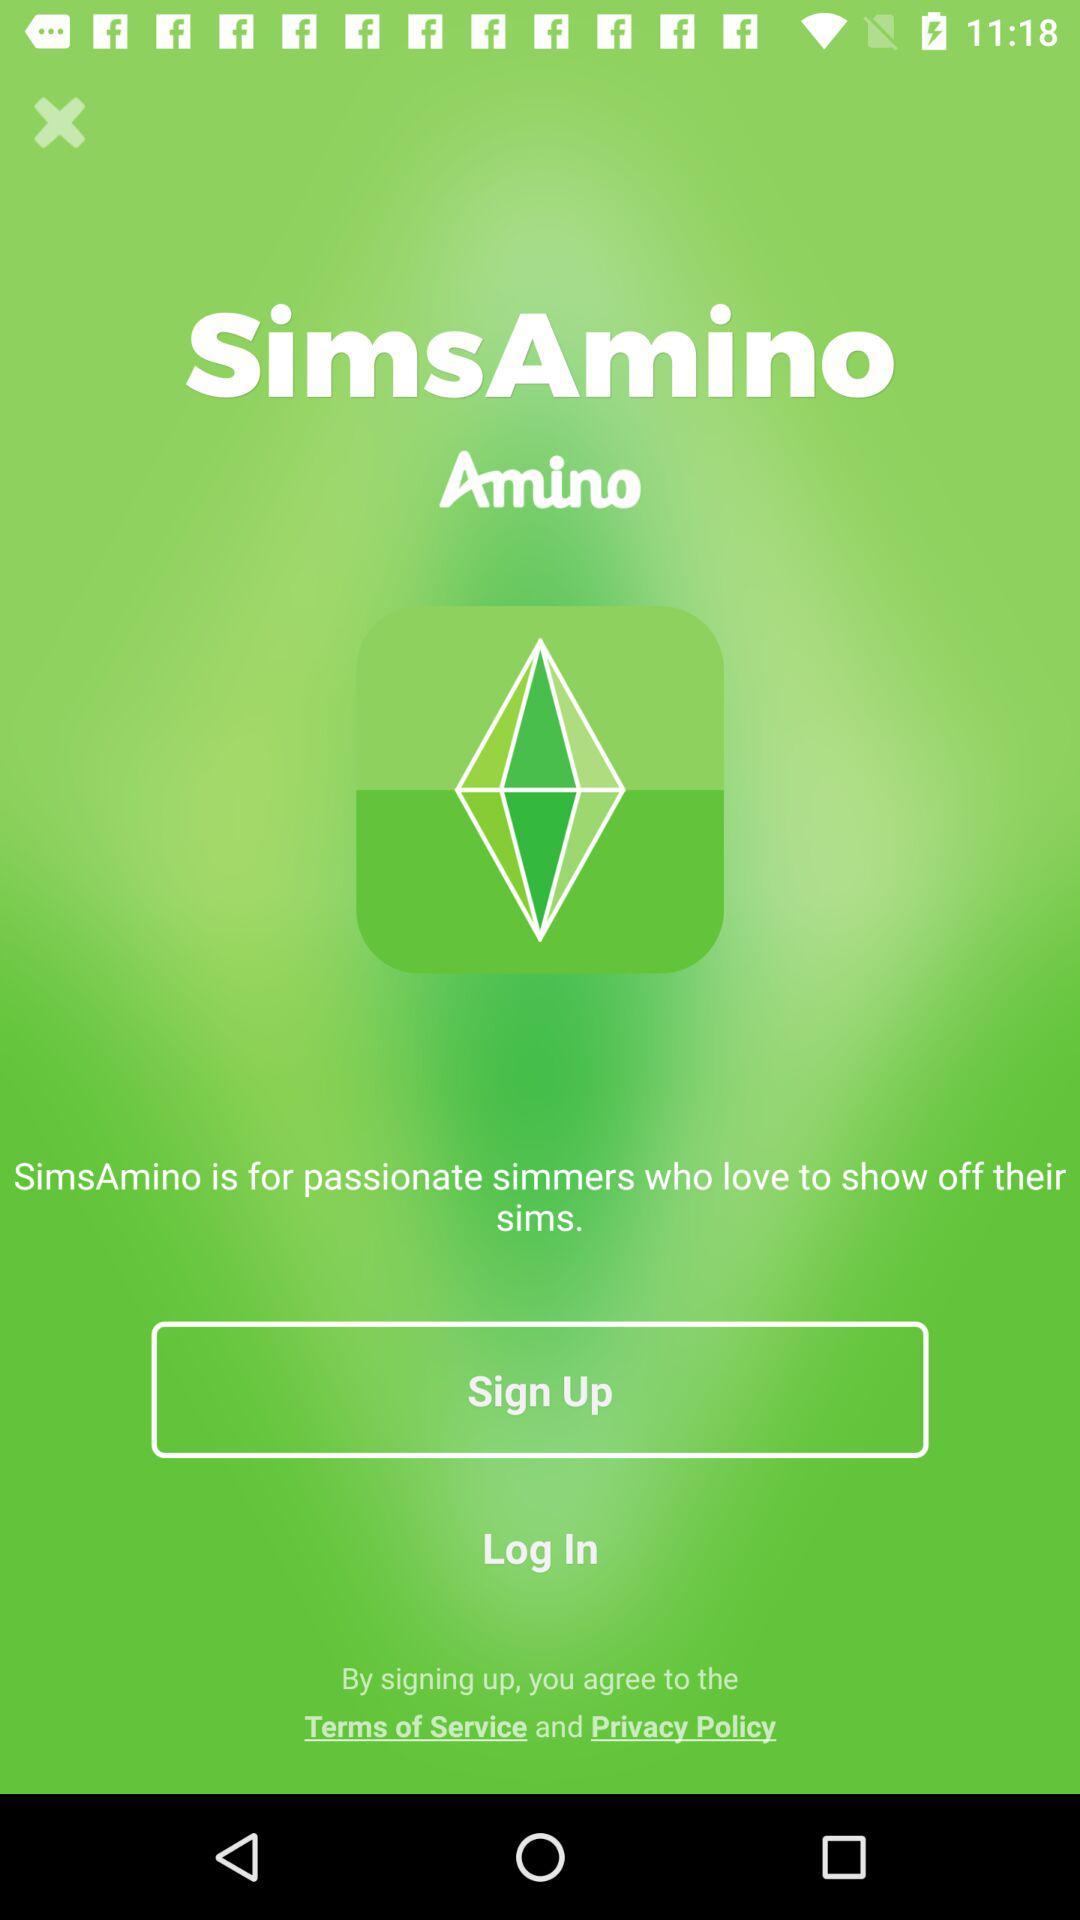 The image size is (1080, 1920). What do you see at coordinates (540, 1724) in the screenshot?
I see `the terms of service` at bounding box center [540, 1724].